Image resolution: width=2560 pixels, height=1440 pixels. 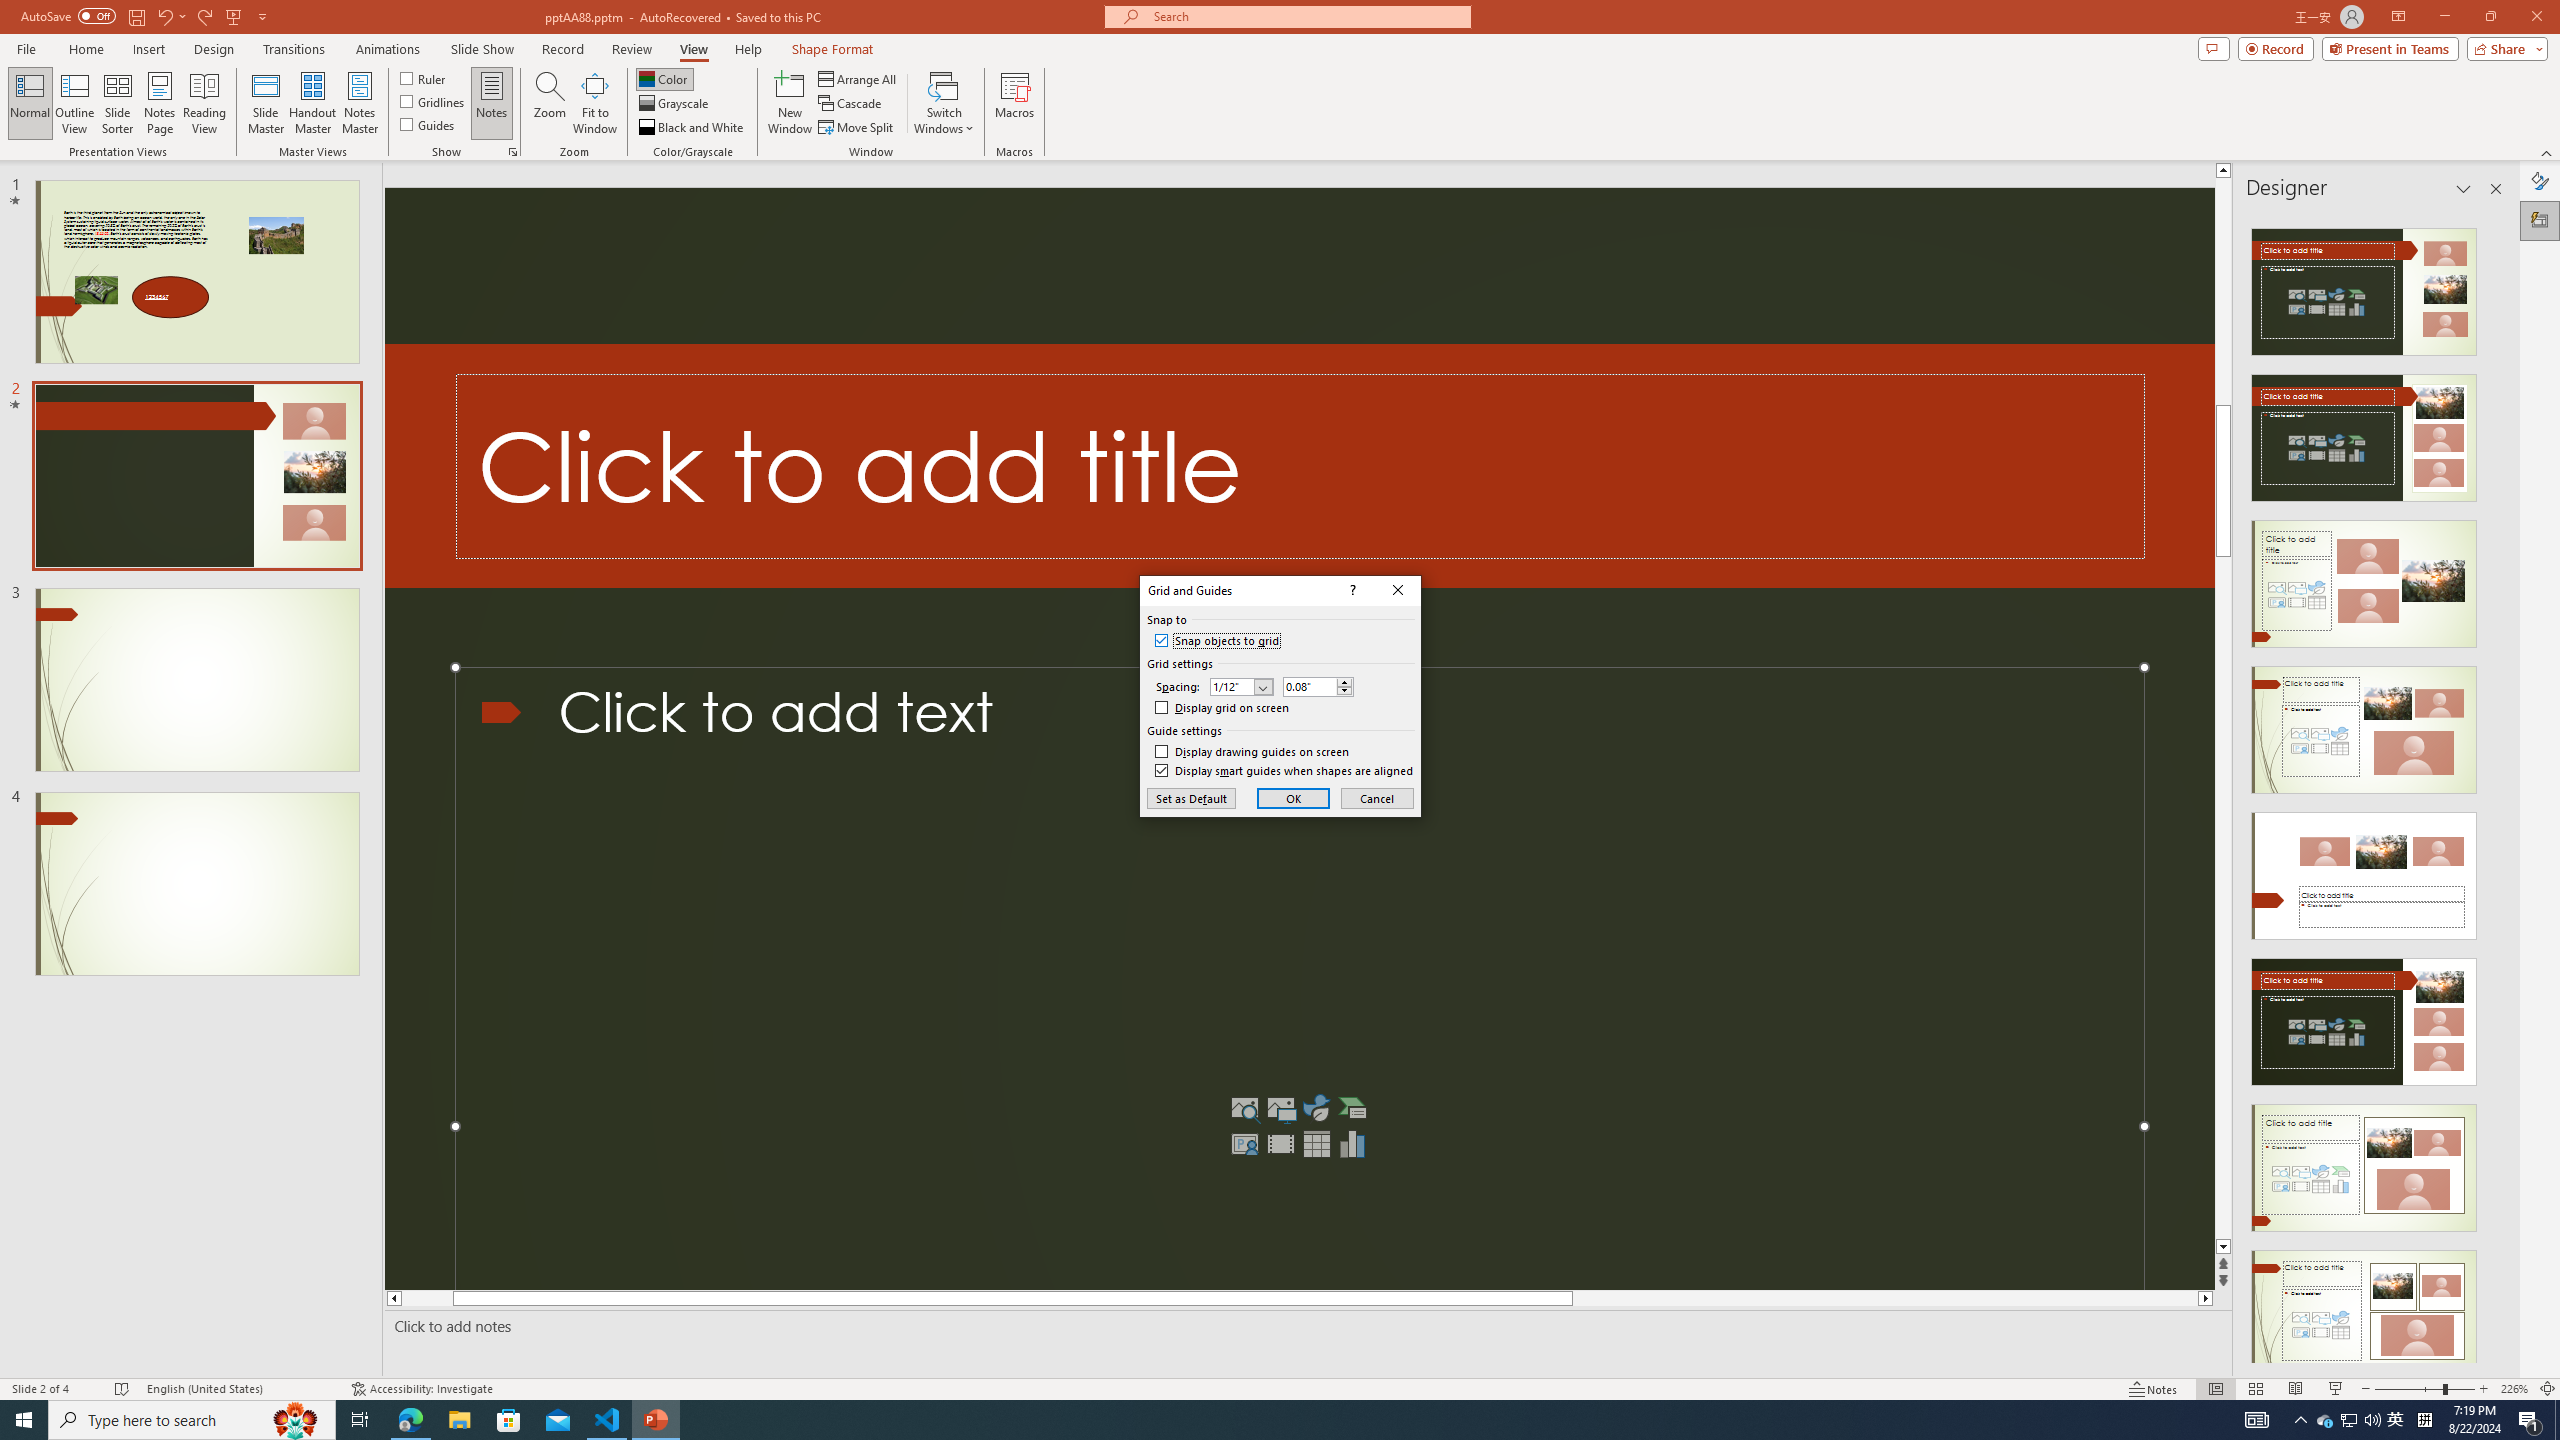 What do you see at coordinates (2530, 1418) in the screenshot?
I see `'Action Center, 1 new notification'` at bounding box center [2530, 1418].